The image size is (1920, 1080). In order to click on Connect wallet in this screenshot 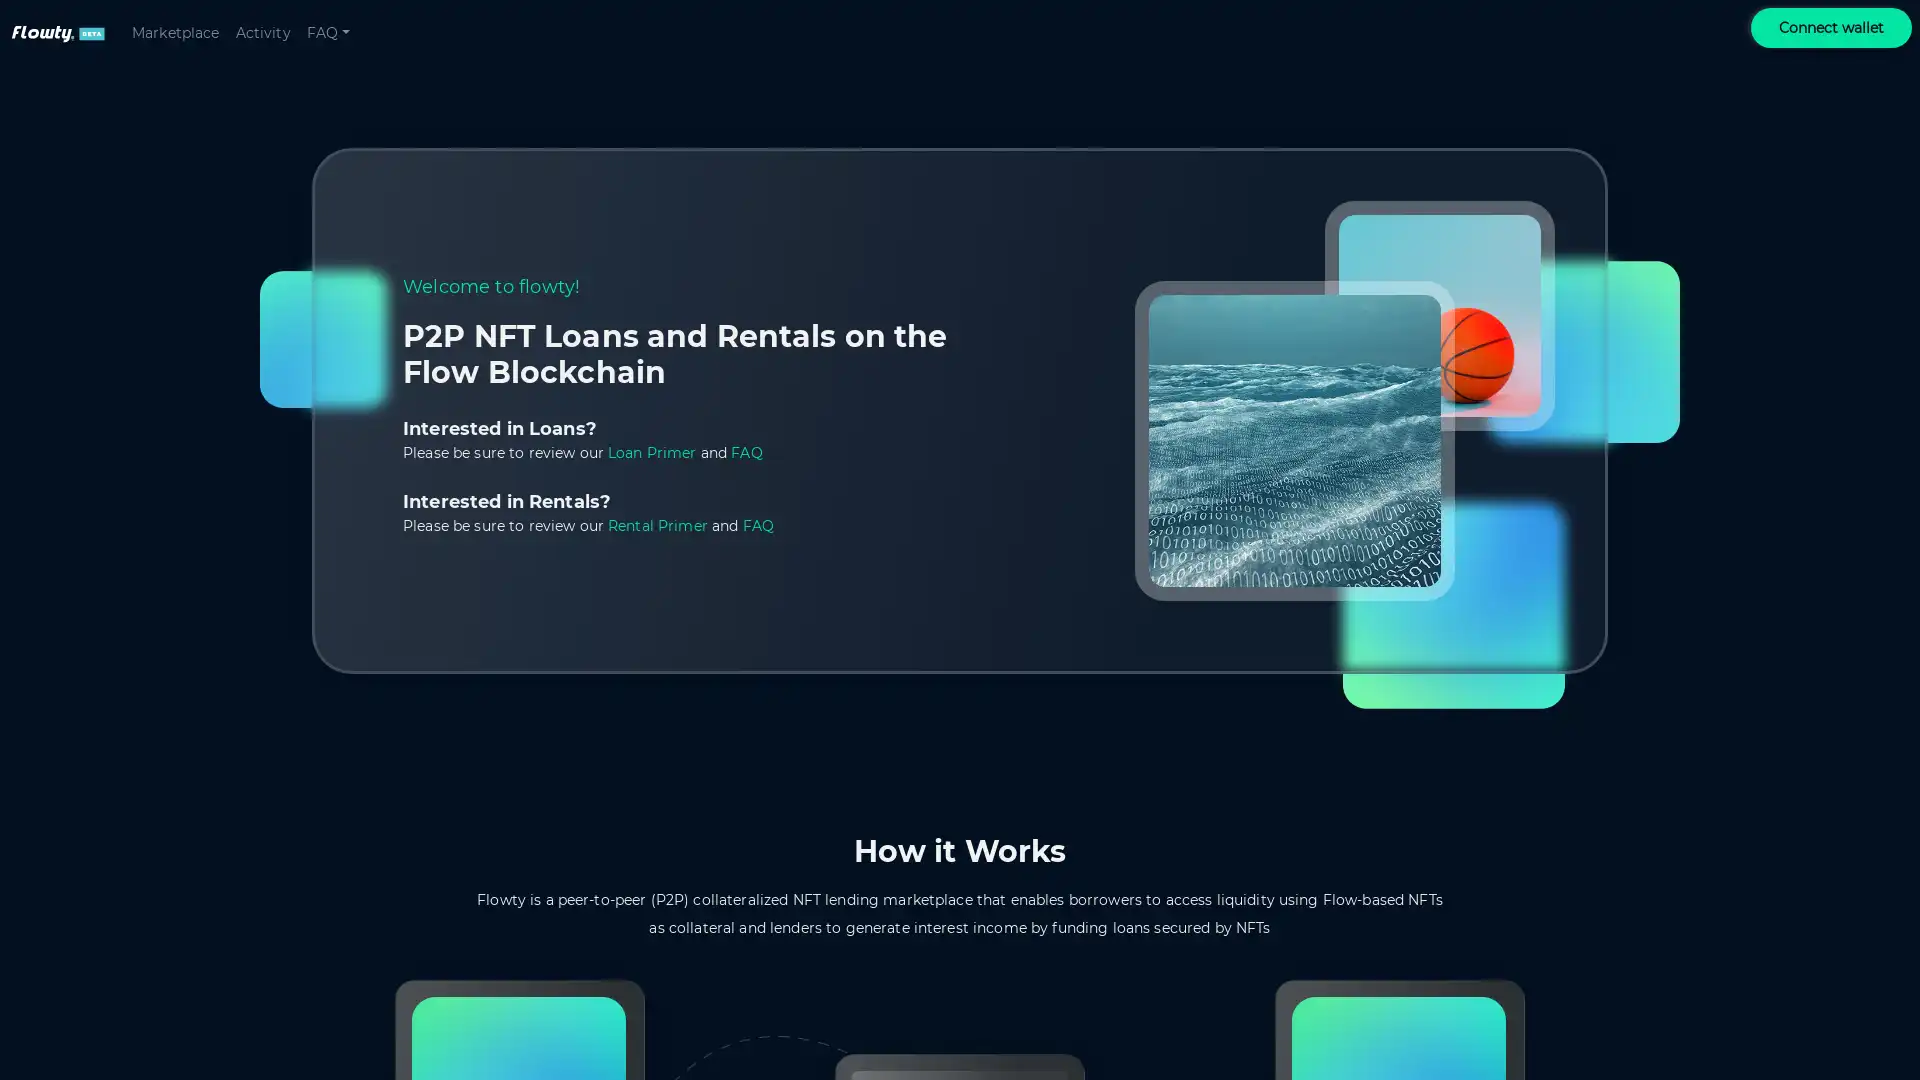, I will do `click(1831, 27)`.